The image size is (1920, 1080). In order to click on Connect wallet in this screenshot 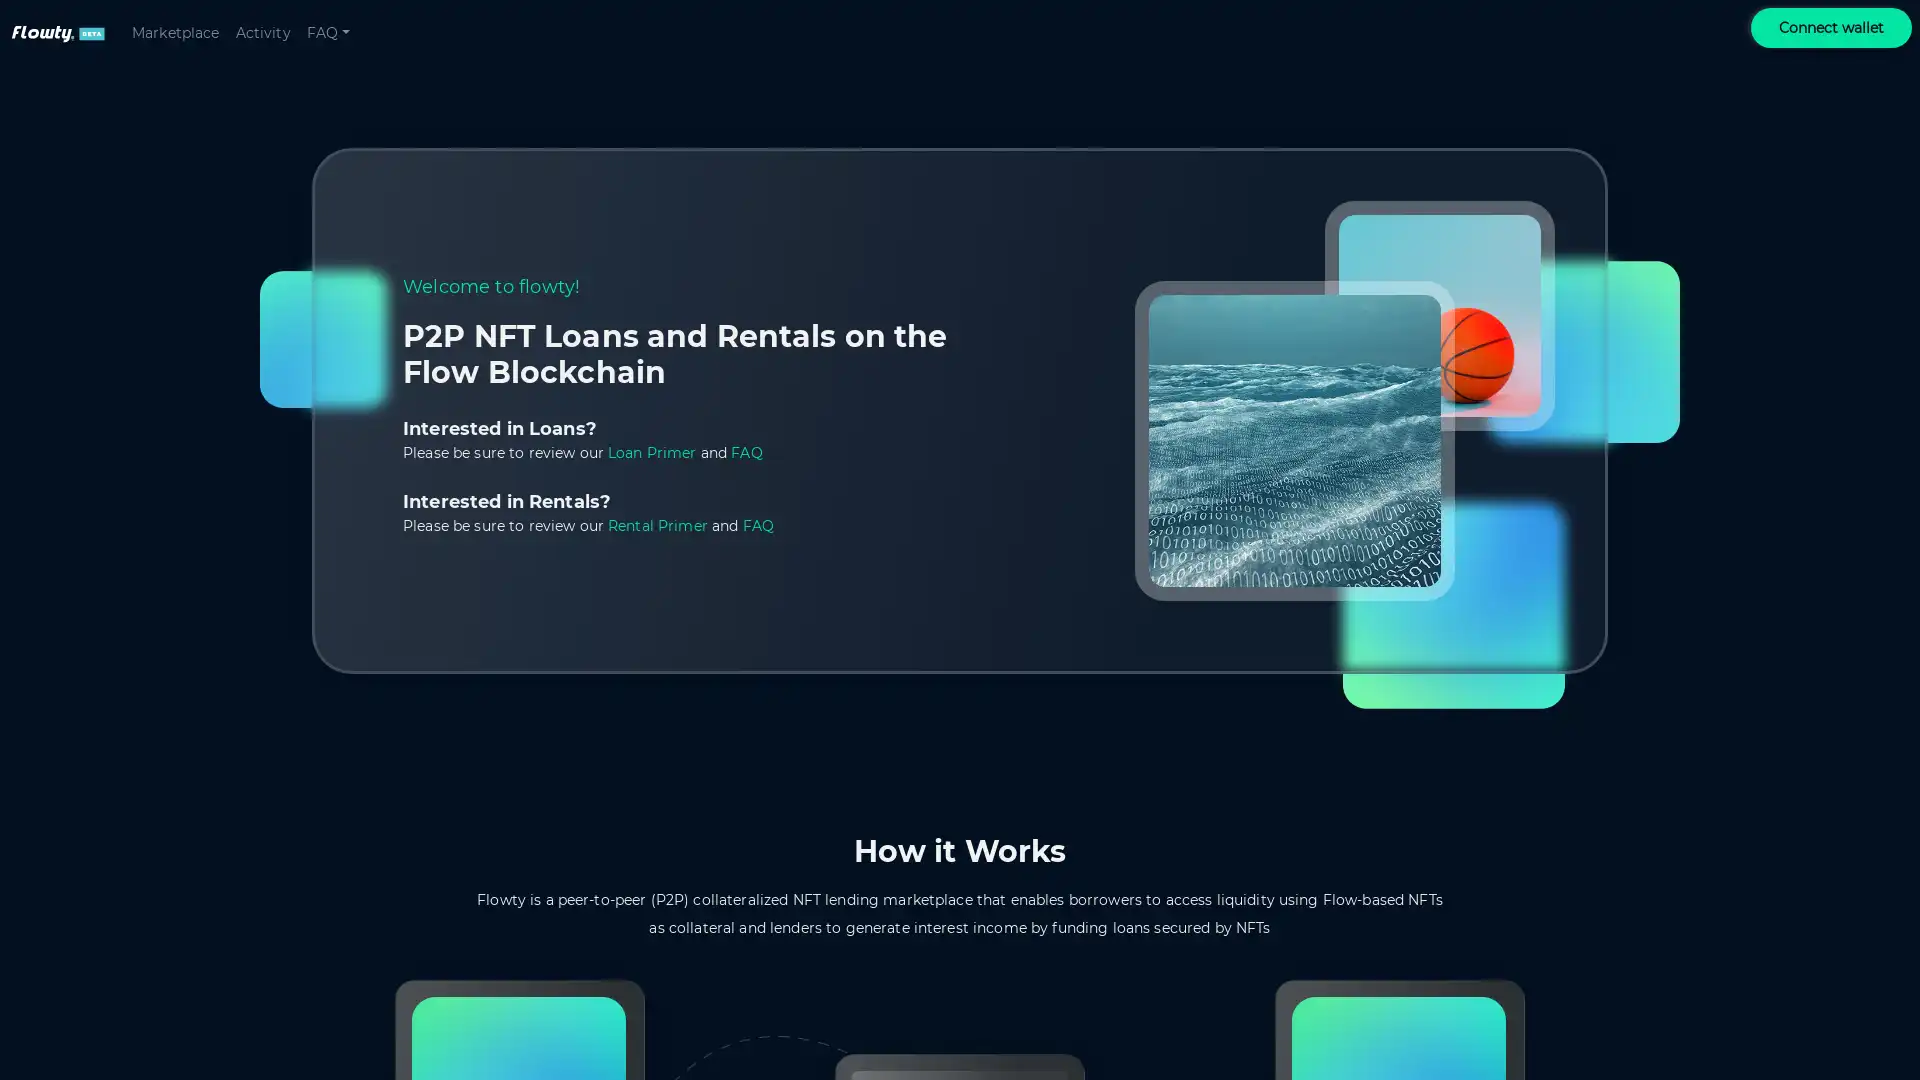, I will do `click(1831, 27)`.